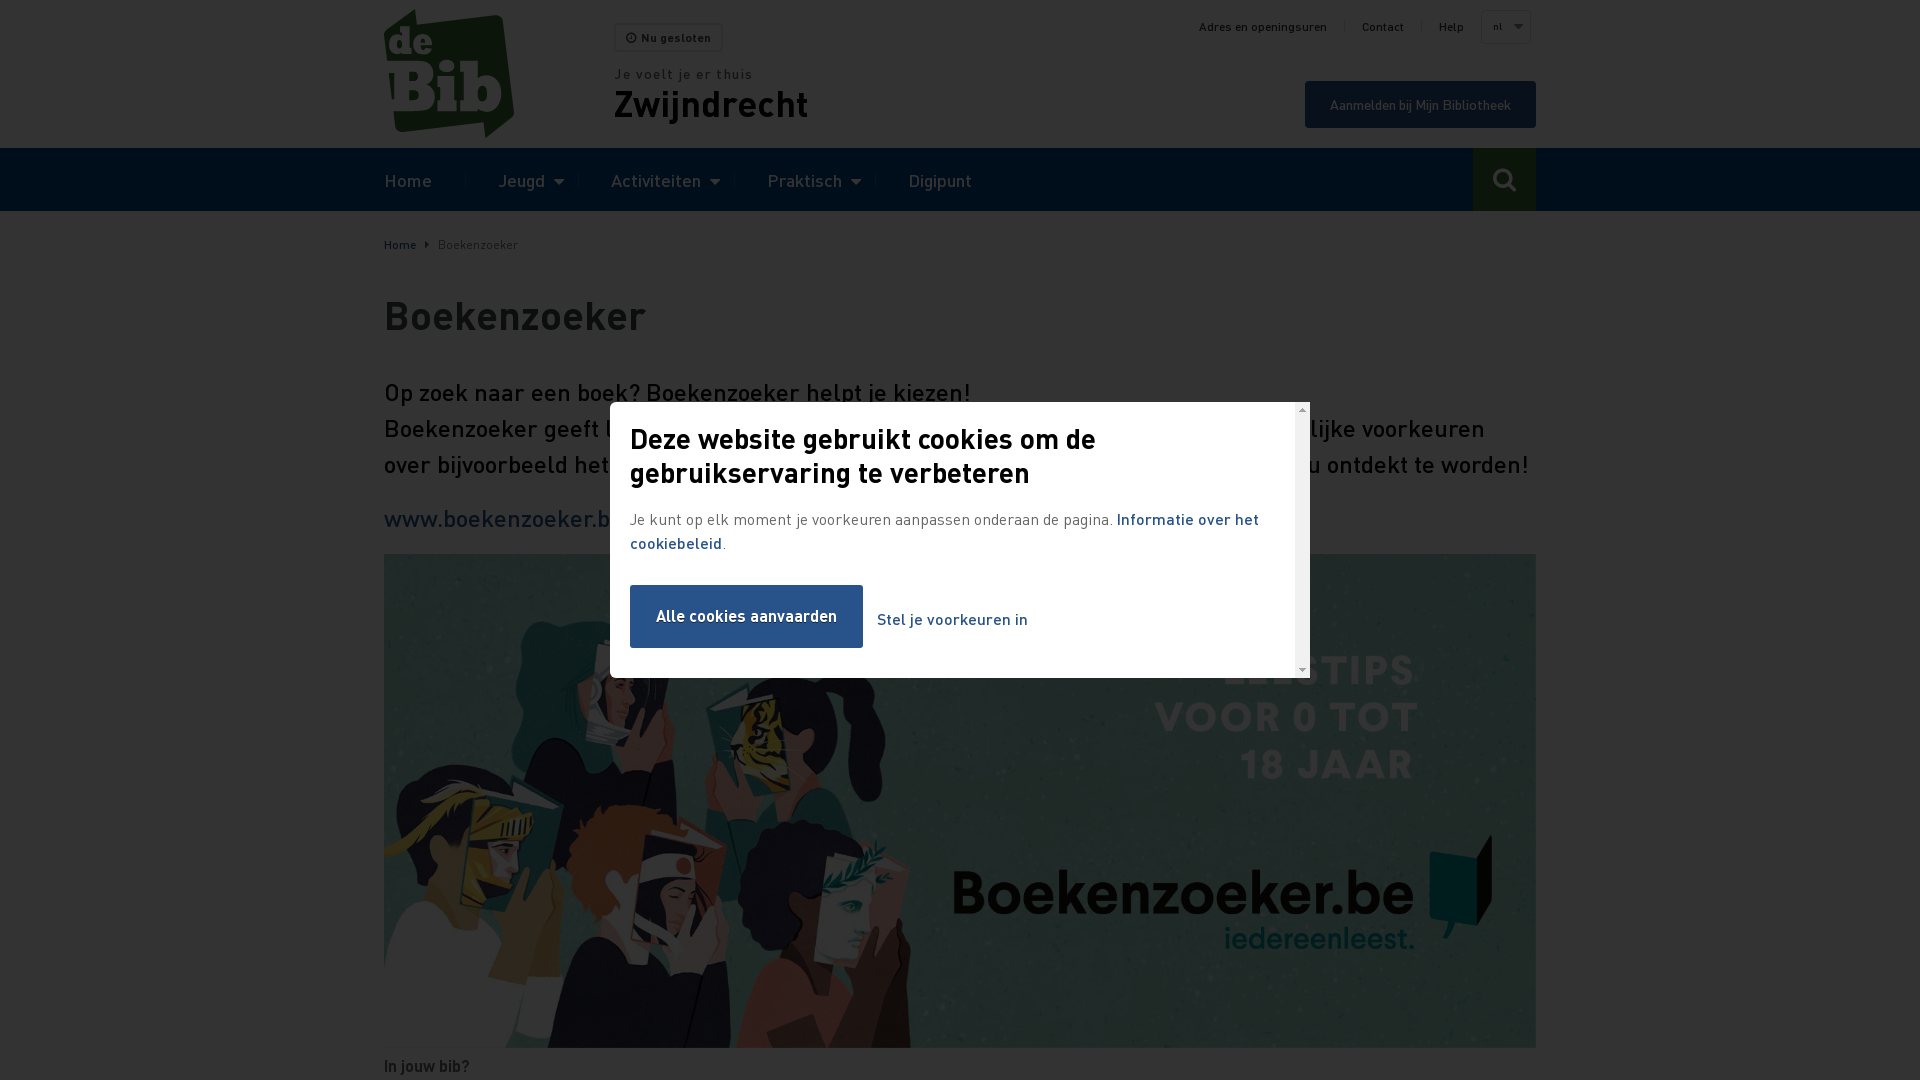 The image size is (1920, 1080). I want to click on 'Contact', so click(1381, 27).